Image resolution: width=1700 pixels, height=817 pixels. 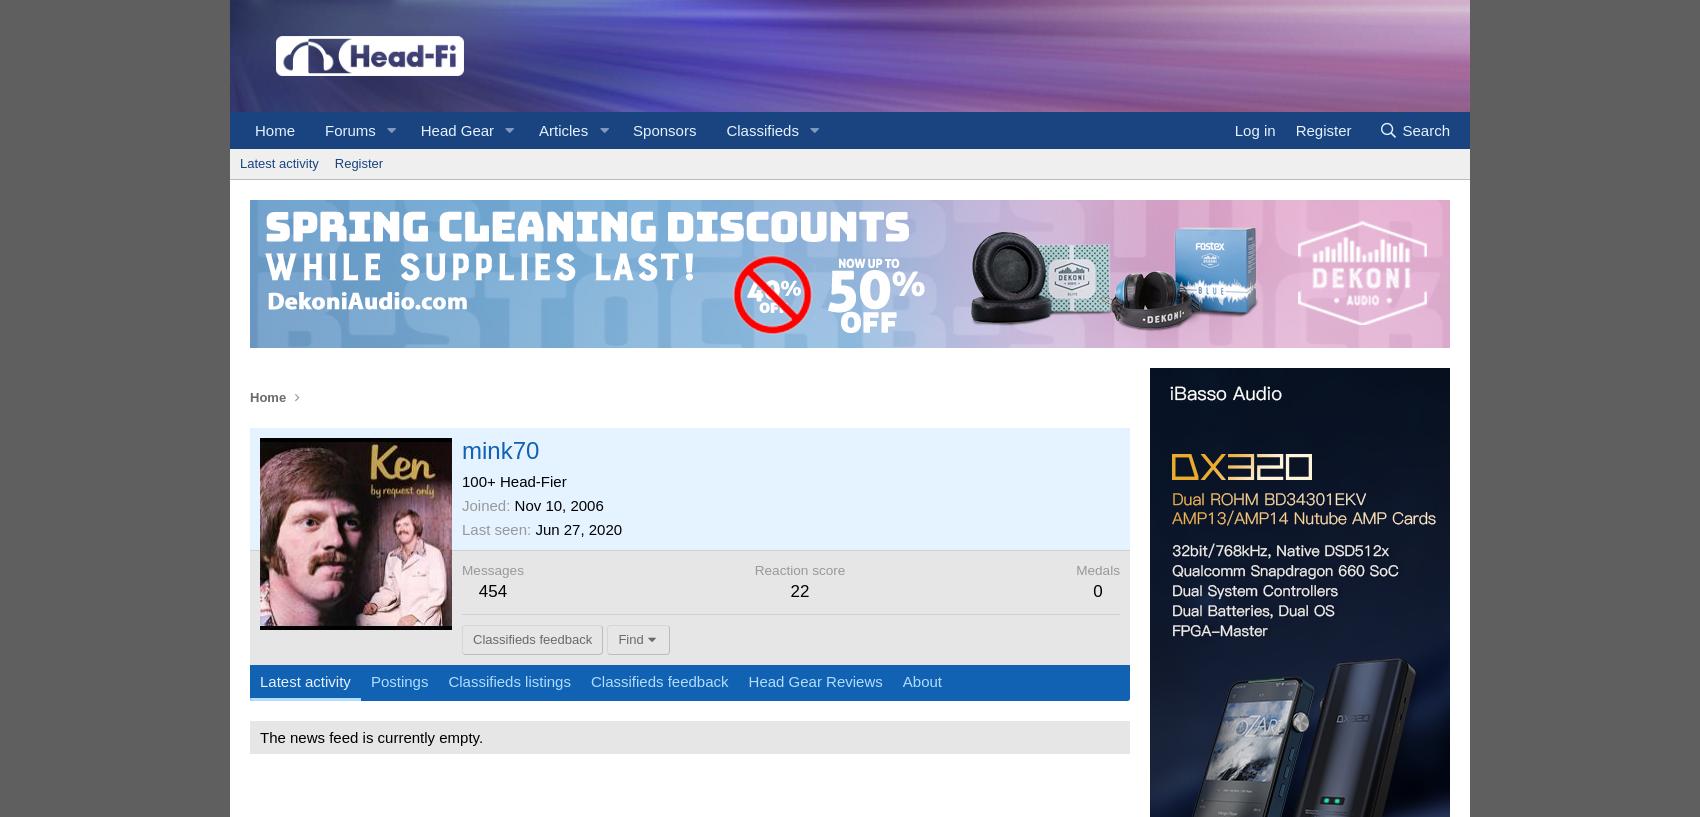 What do you see at coordinates (508, 679) in the screenshot?
I see `'Classifieds listings'` at bounding box center [508, 679].